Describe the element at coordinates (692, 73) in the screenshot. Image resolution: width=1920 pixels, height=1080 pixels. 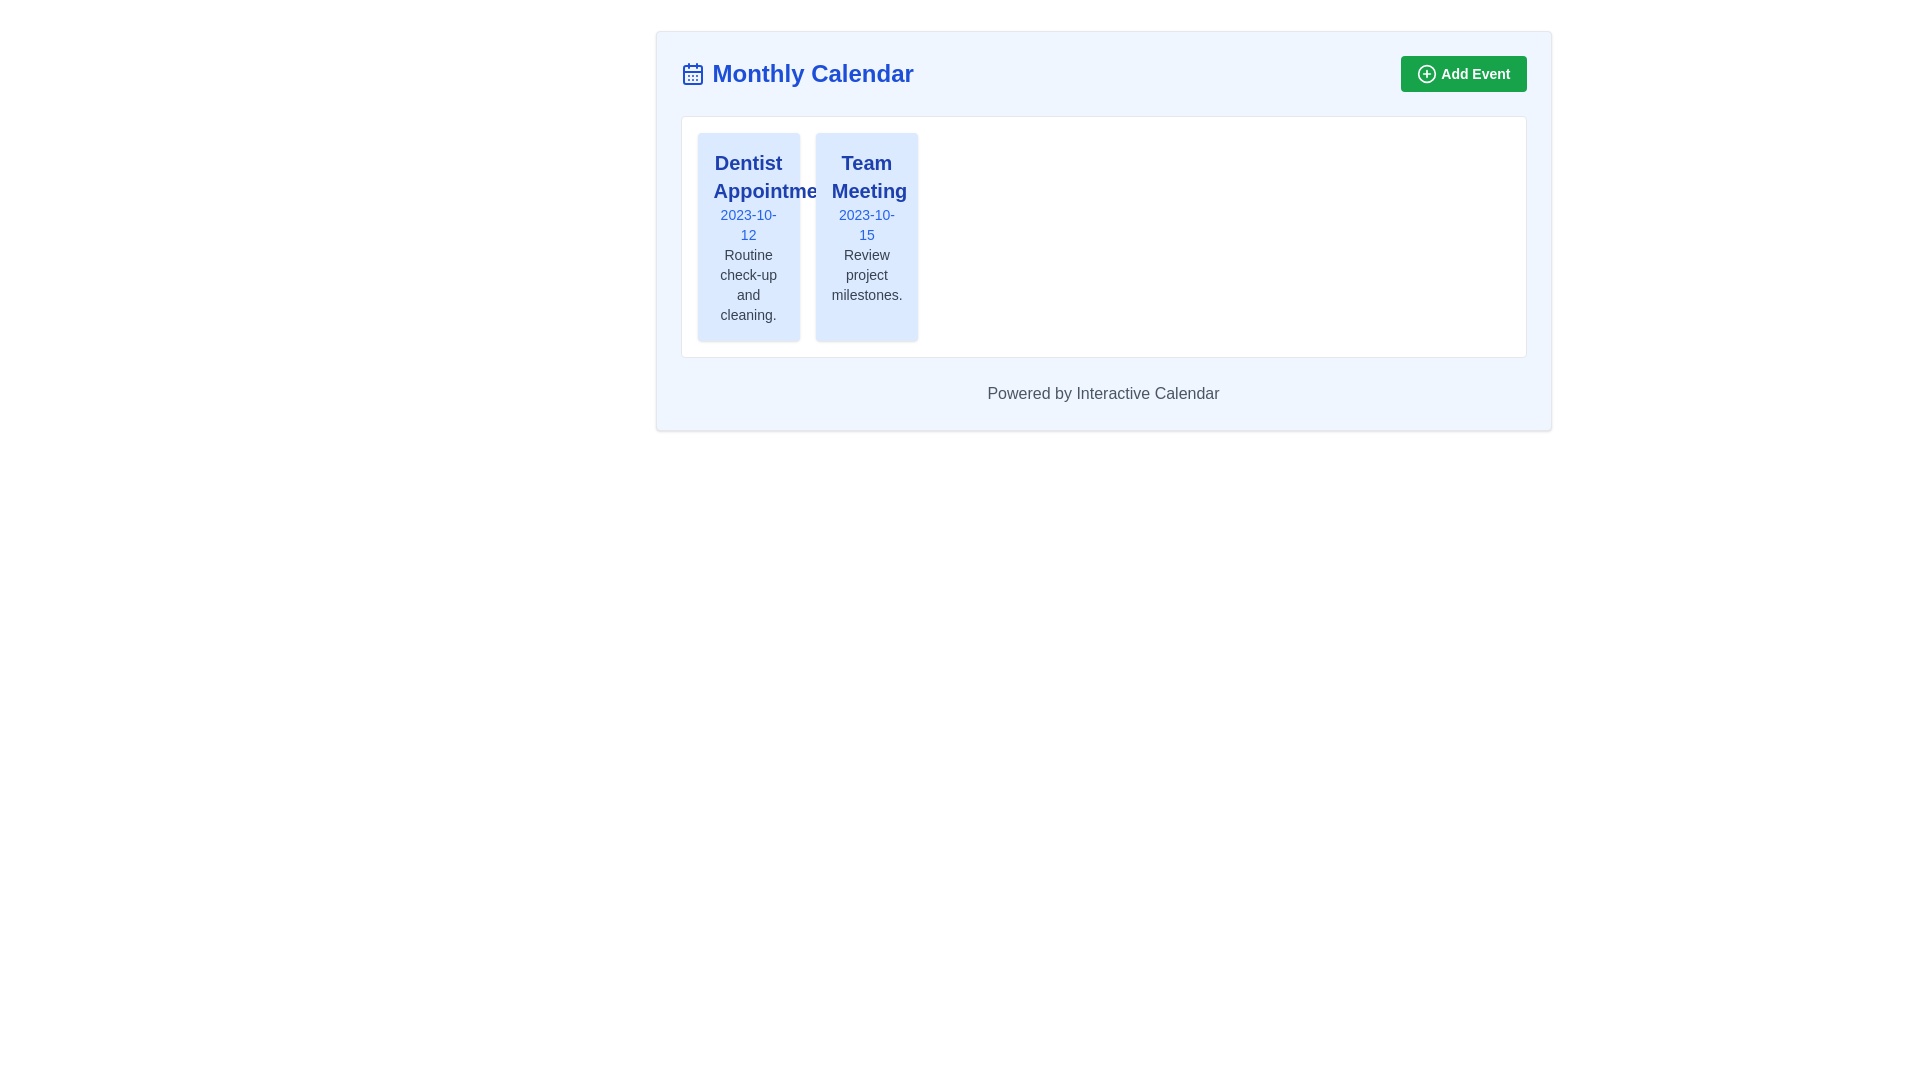
I see `the decorative element within the SVG graphic that represents a calendar, located at the top left of the interface next to the 'Monthly Calendar' title` at that location.